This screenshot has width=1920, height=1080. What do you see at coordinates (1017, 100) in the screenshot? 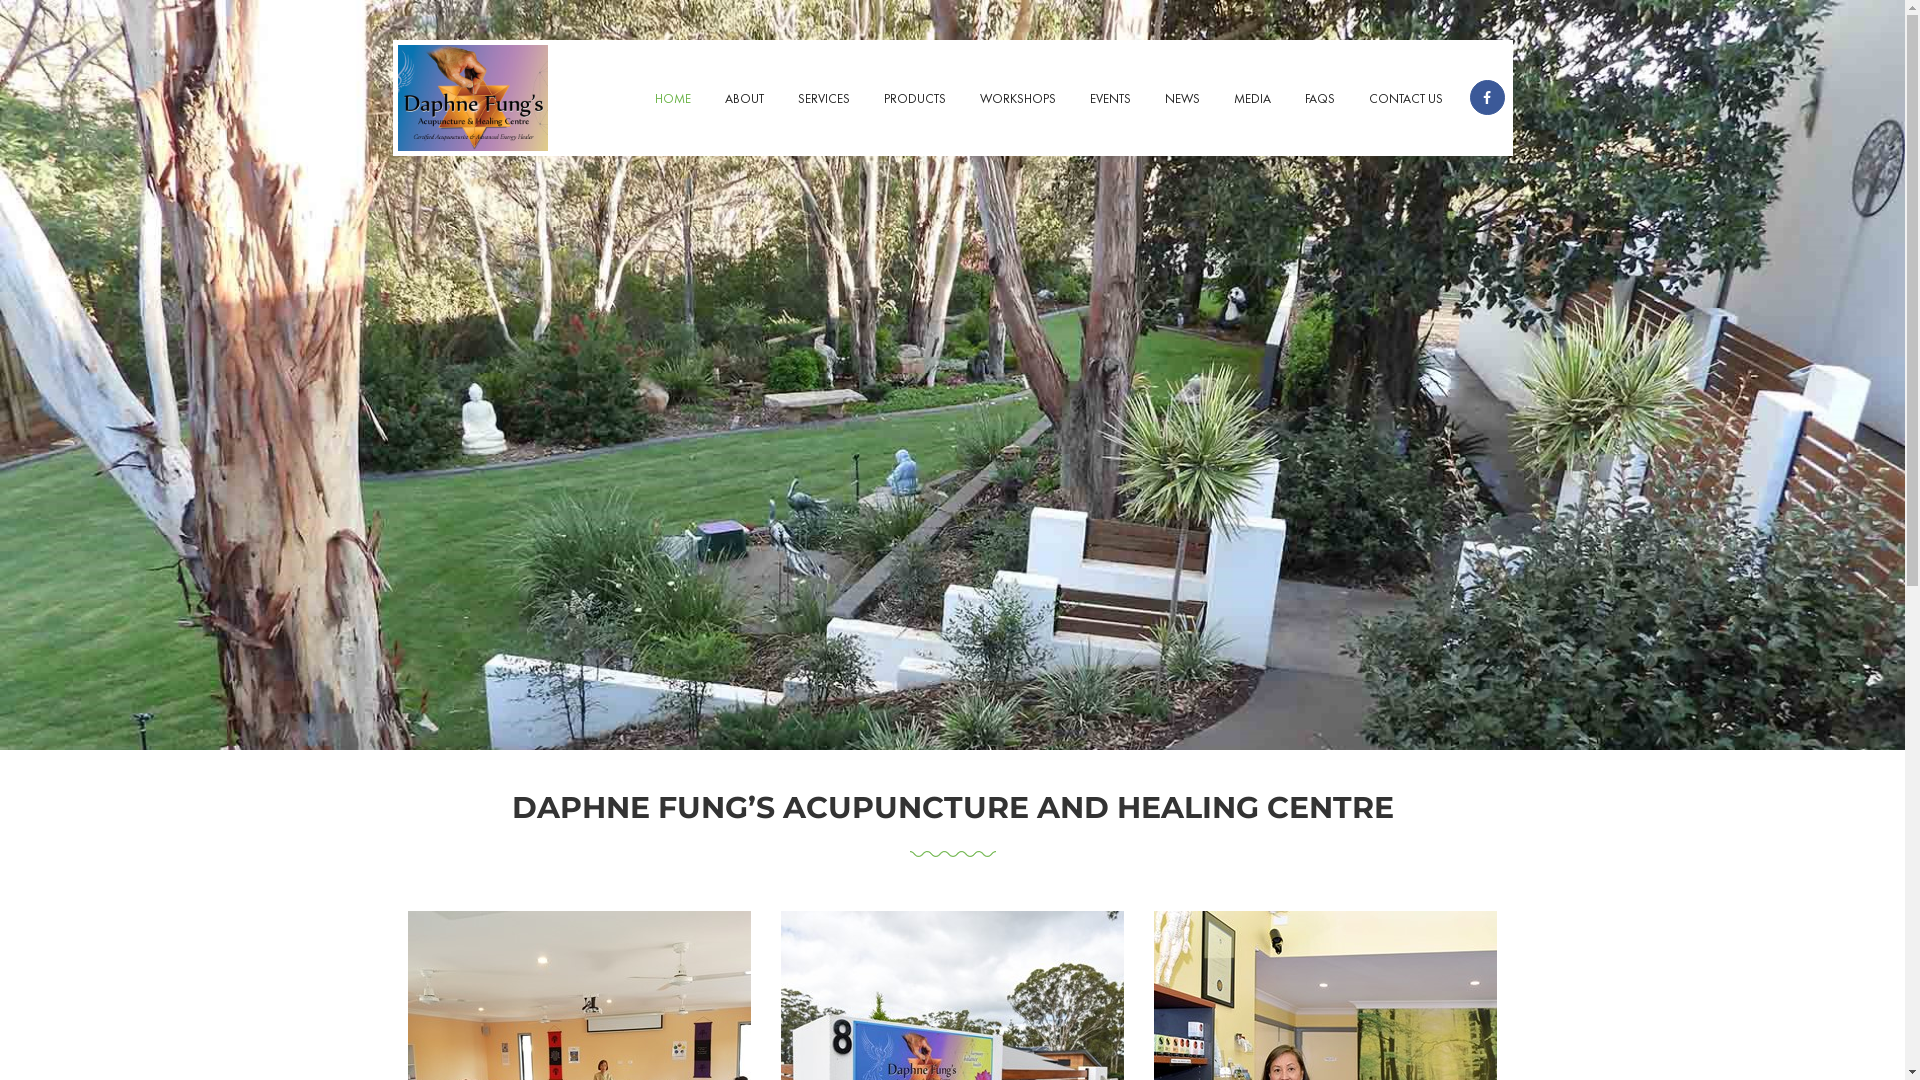
I see `'WORKSHOPS'` at bounding box center [1017, 100].